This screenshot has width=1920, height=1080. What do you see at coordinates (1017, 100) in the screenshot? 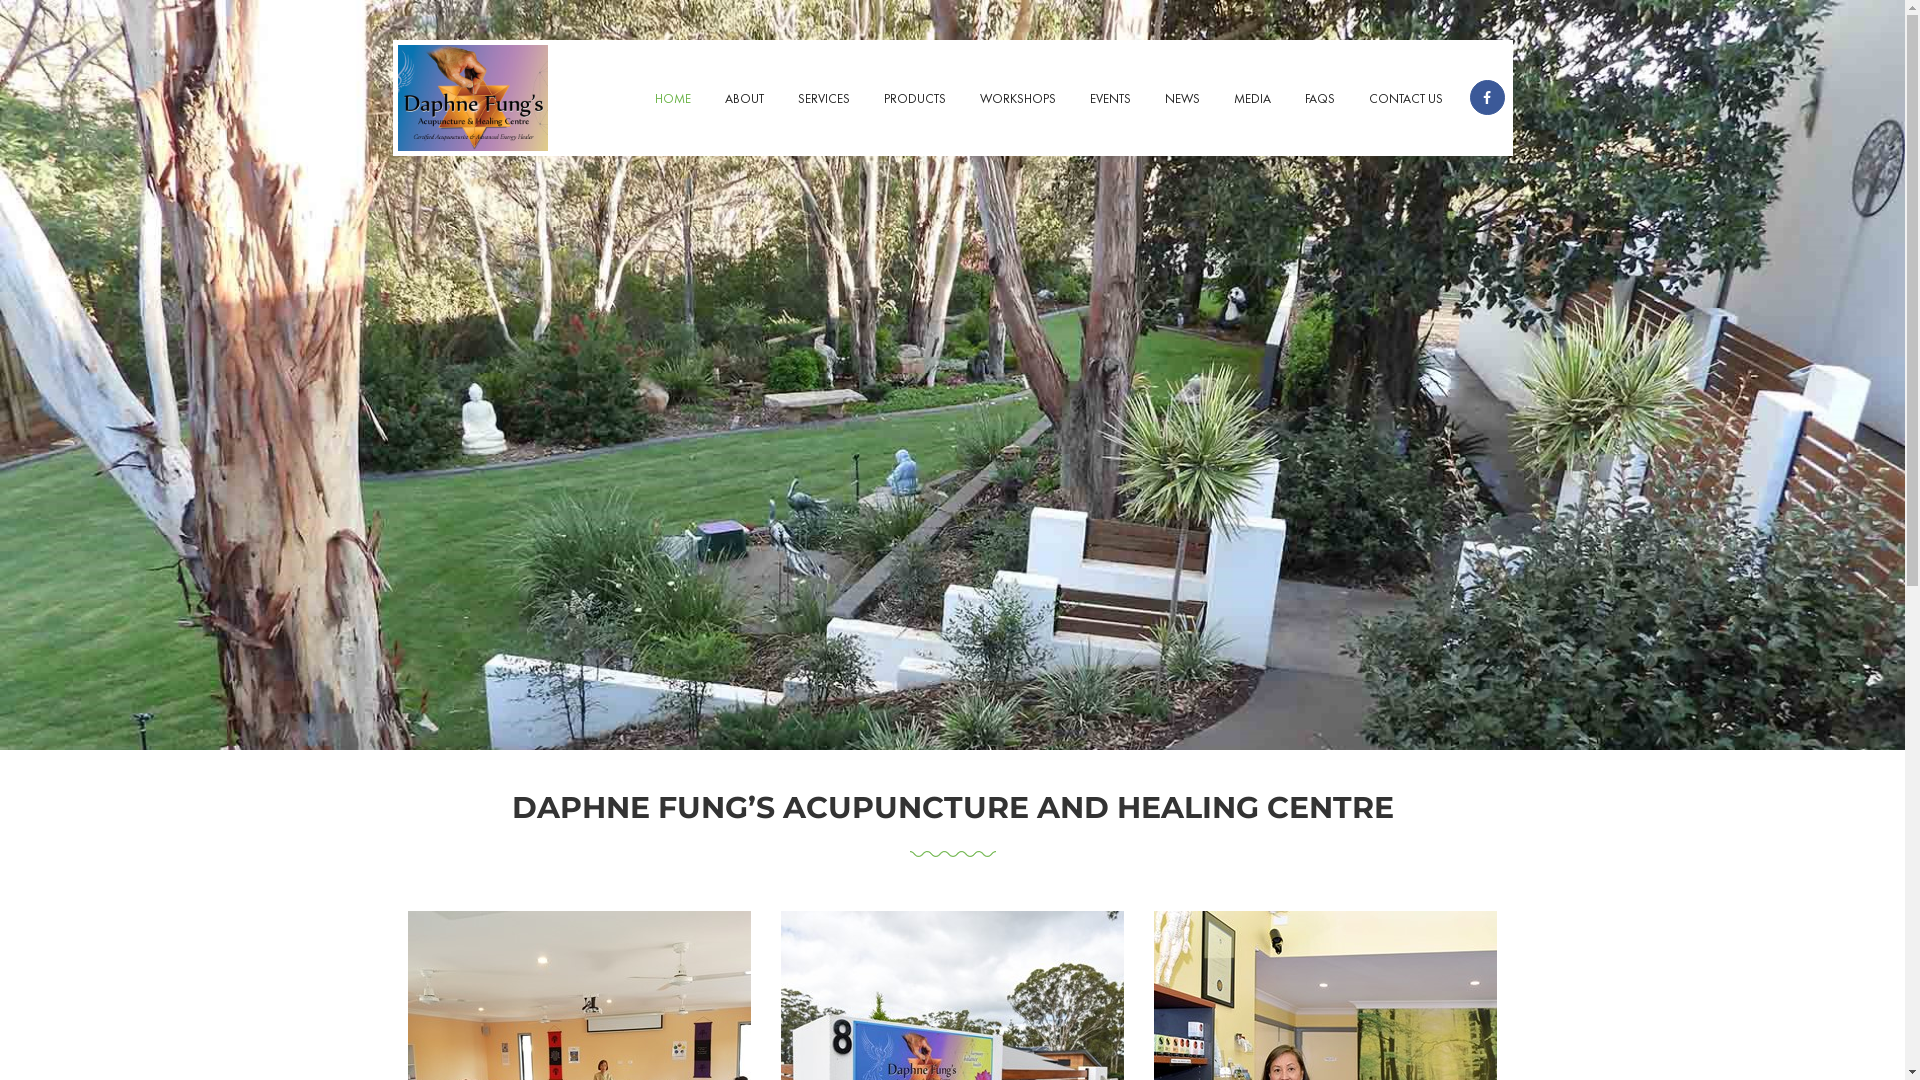
I see `'WORKSHOPS'` at bounding box center [1017, 100].